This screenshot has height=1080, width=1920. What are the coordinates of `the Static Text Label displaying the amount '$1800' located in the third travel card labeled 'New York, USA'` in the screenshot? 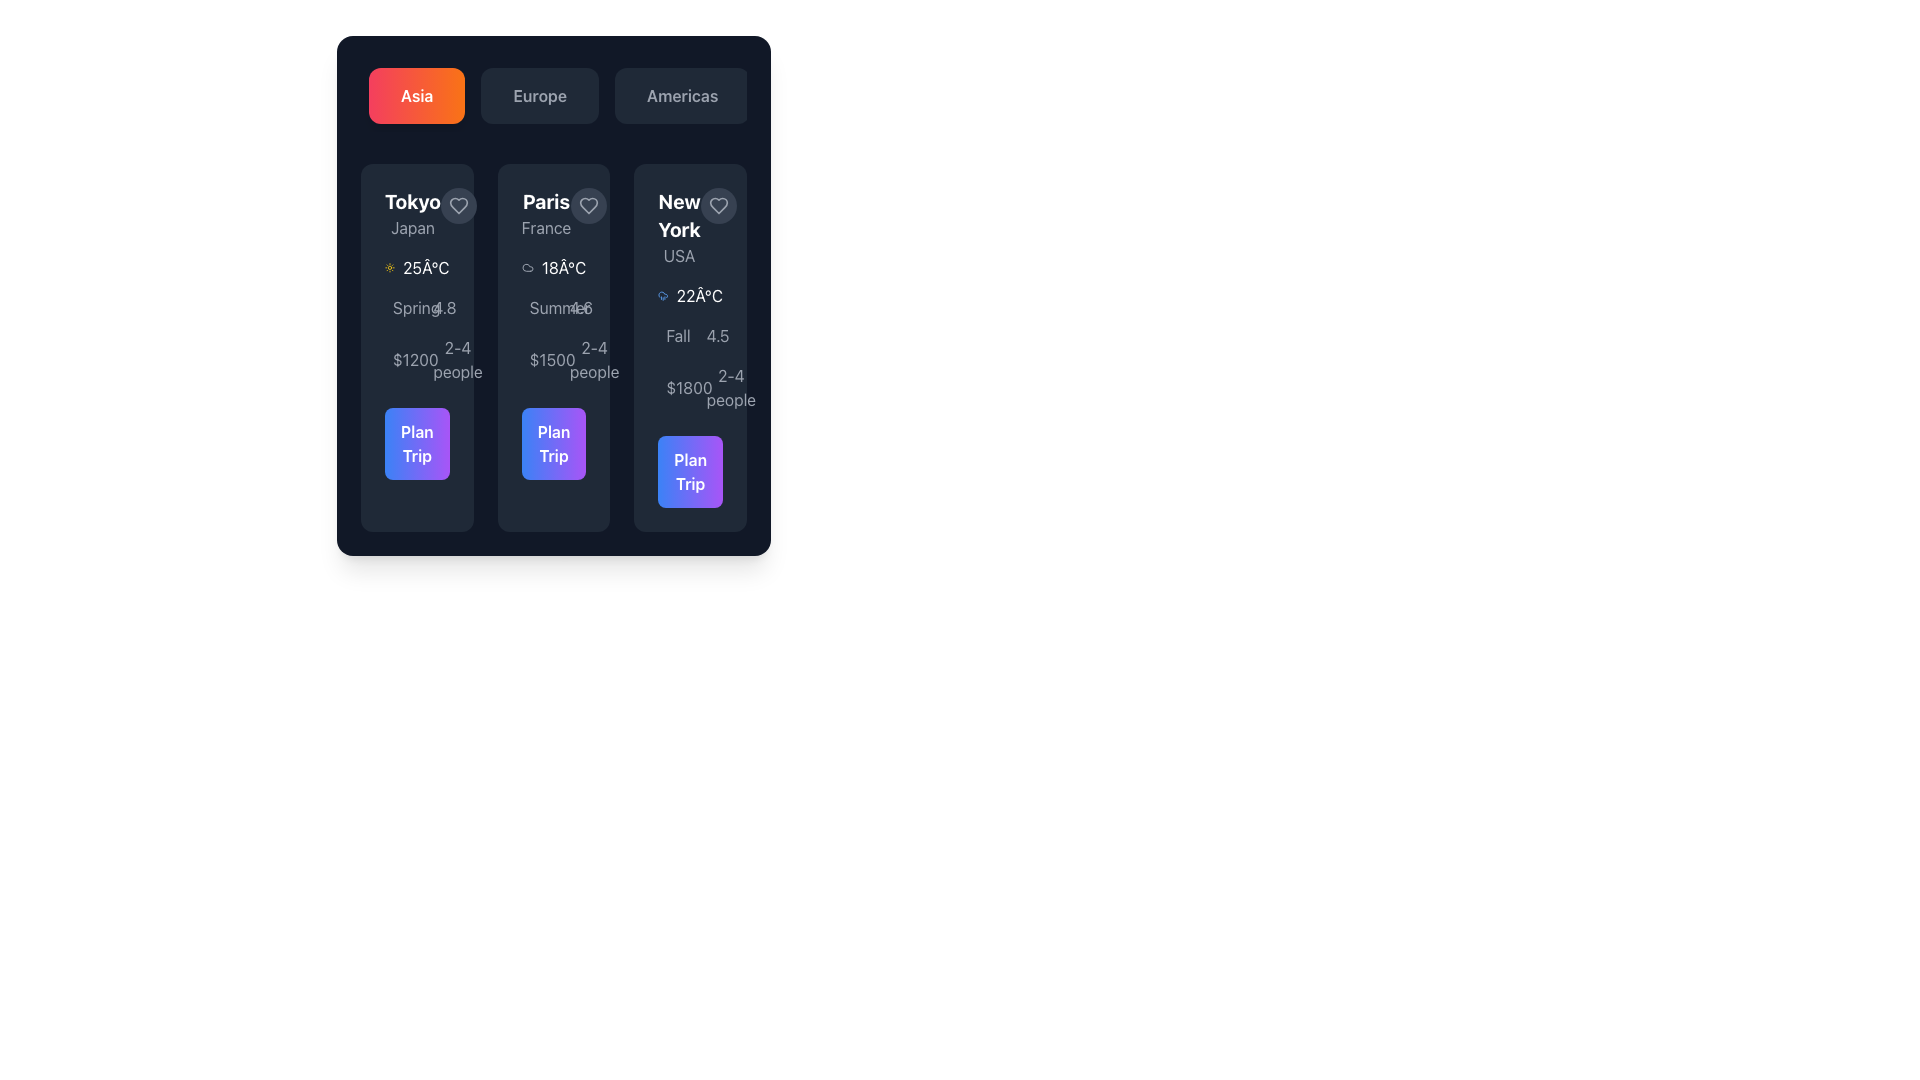 It's located at (689, 388).